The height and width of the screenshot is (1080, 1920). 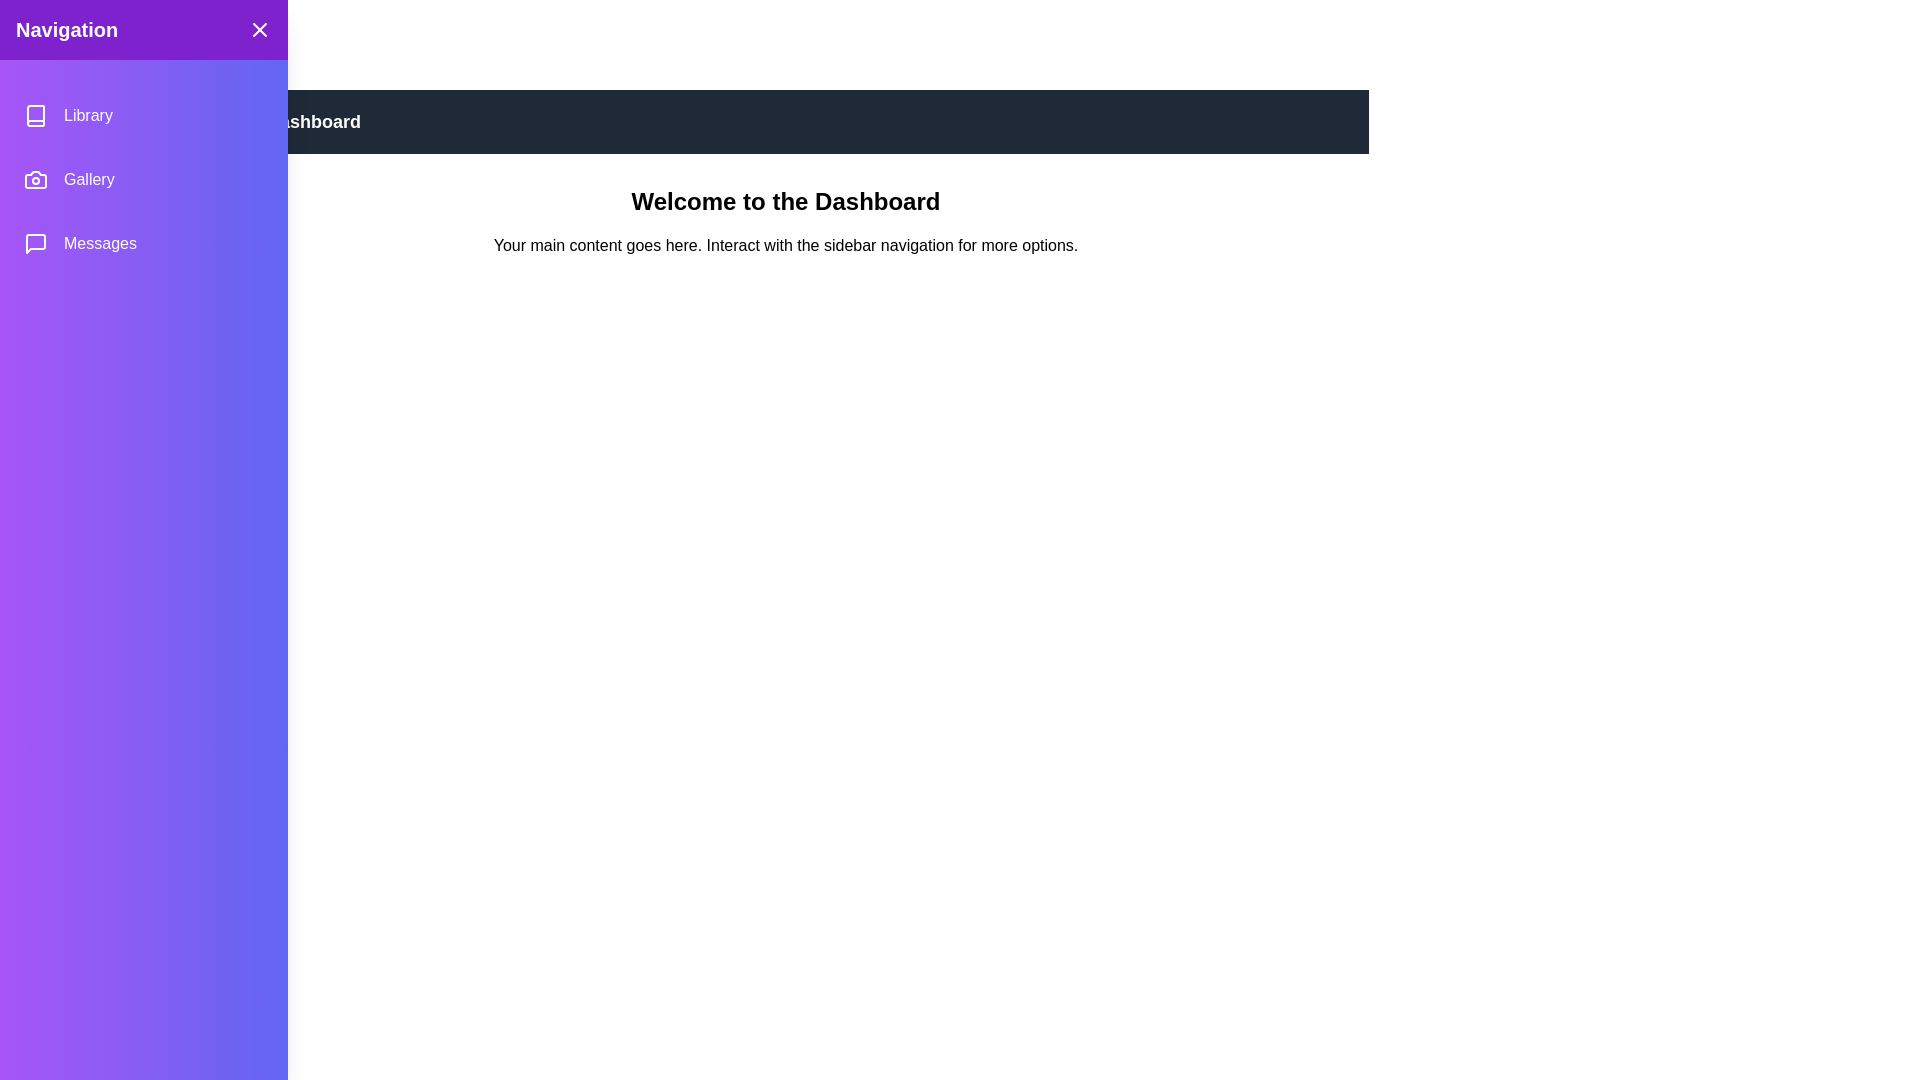 What do you see at coordinates (99, 242) in the screenshot?
I see `the 'Messages' text label in the sidebar navigation menu, which is displayed in white text on a purple background, and is the third item in the list` at bounding box center [99, 242].